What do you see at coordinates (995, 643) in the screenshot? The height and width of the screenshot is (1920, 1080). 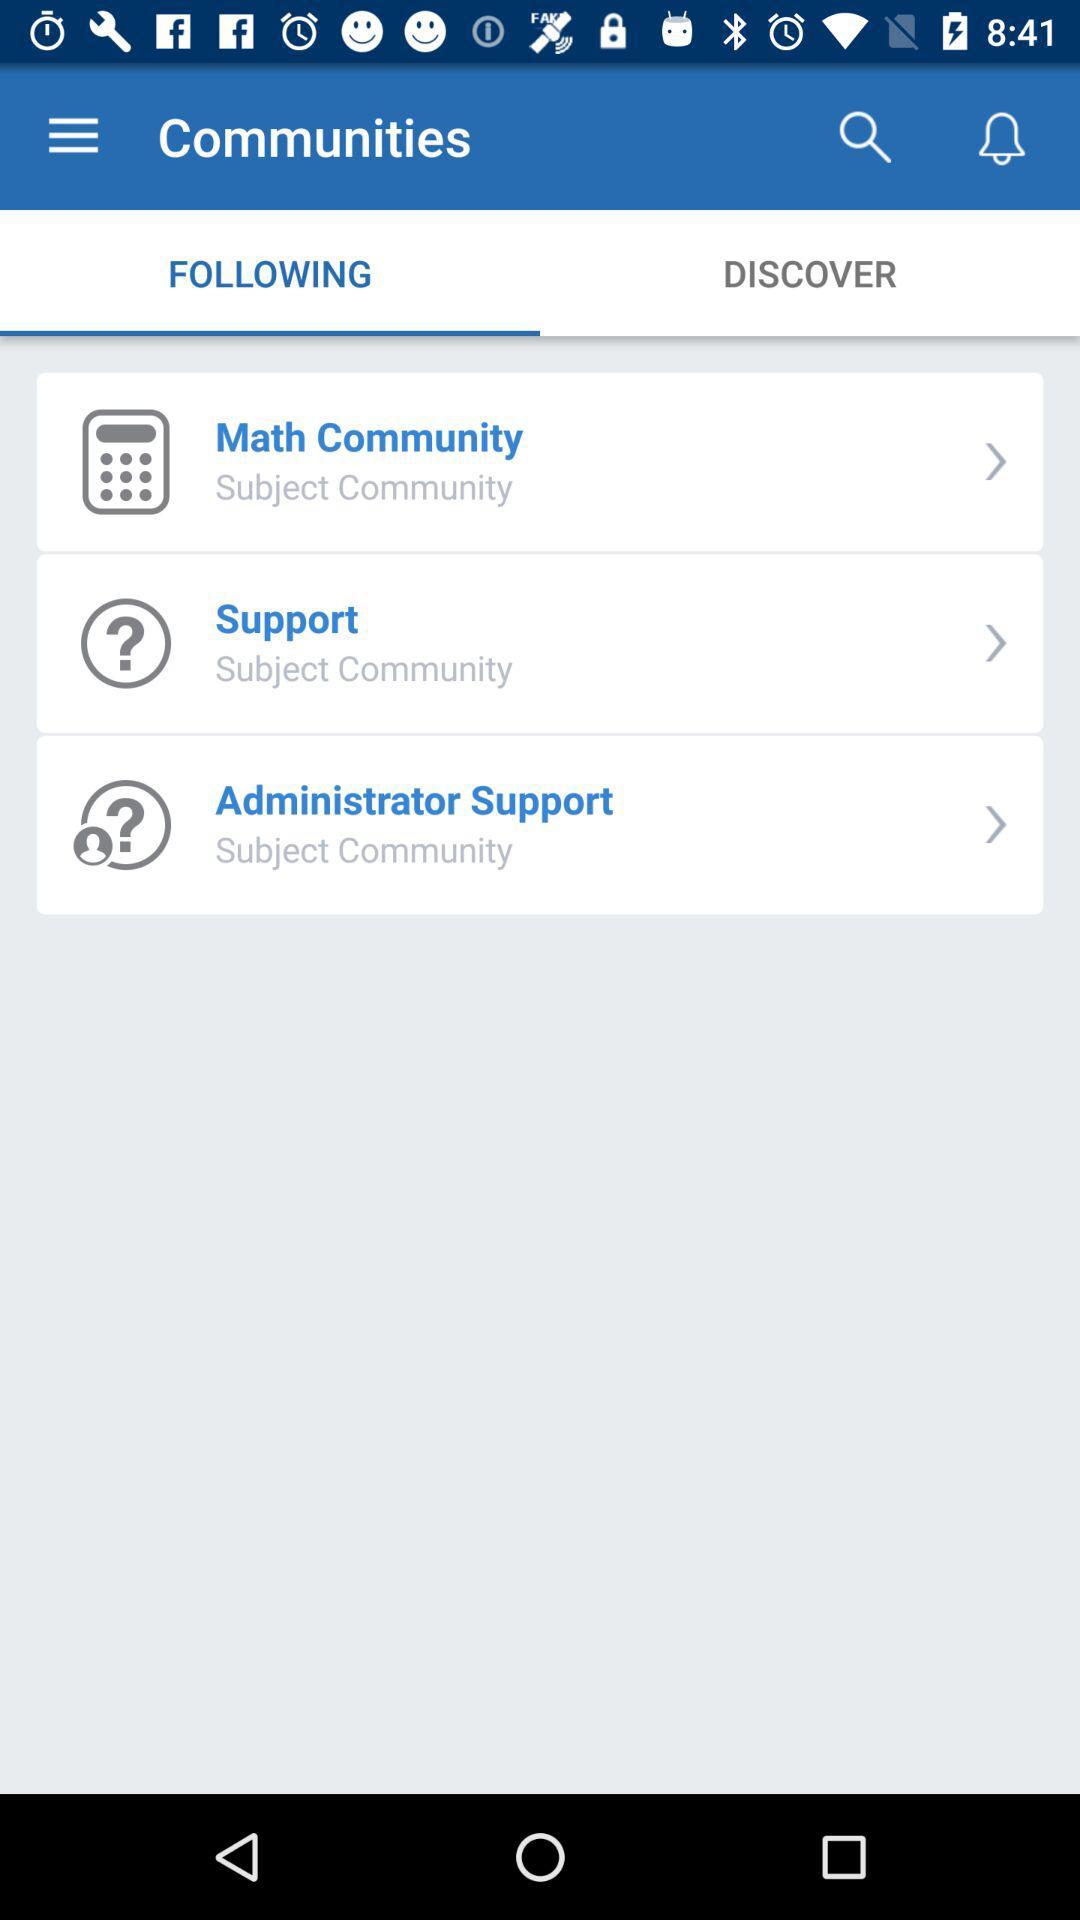 I see `the item to the right of subject community item` at bounding box center [995, 643].